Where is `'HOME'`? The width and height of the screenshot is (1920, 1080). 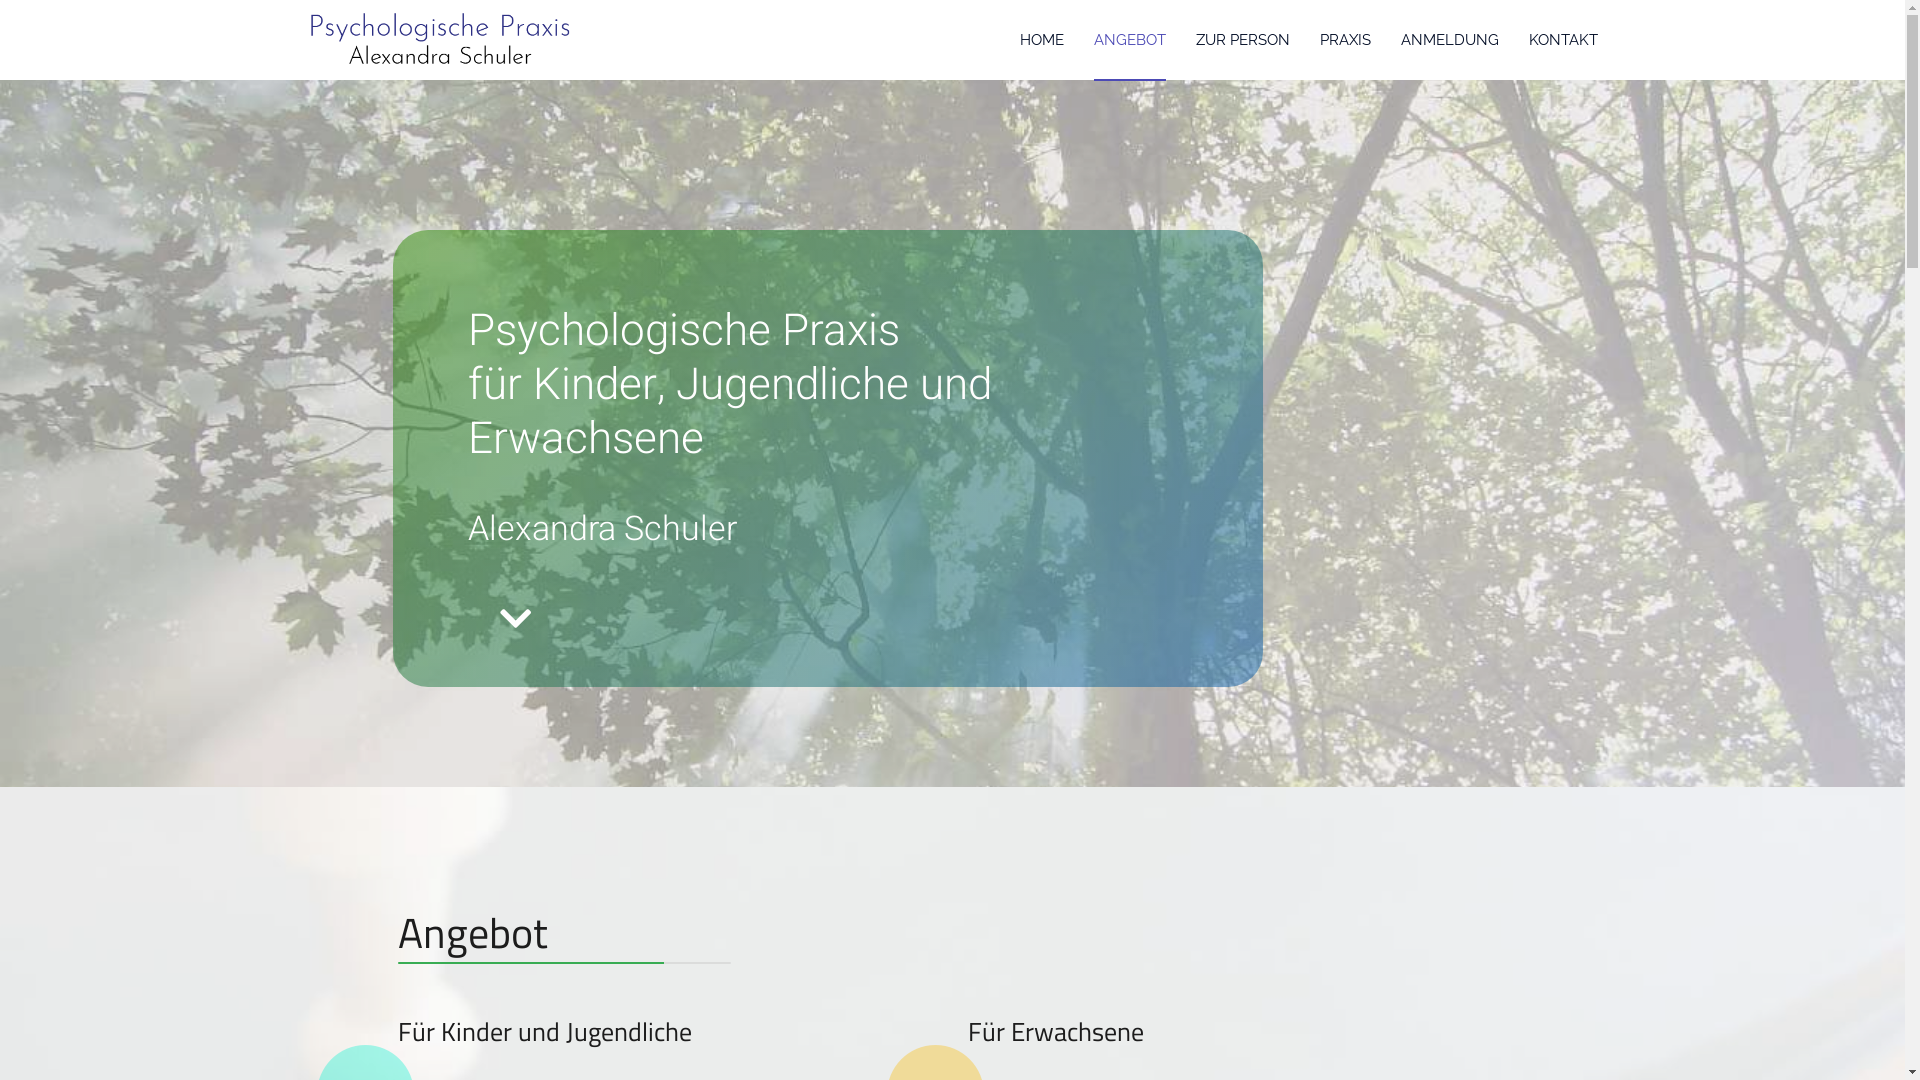
'HOME' is located at coordinates (1040, 39).